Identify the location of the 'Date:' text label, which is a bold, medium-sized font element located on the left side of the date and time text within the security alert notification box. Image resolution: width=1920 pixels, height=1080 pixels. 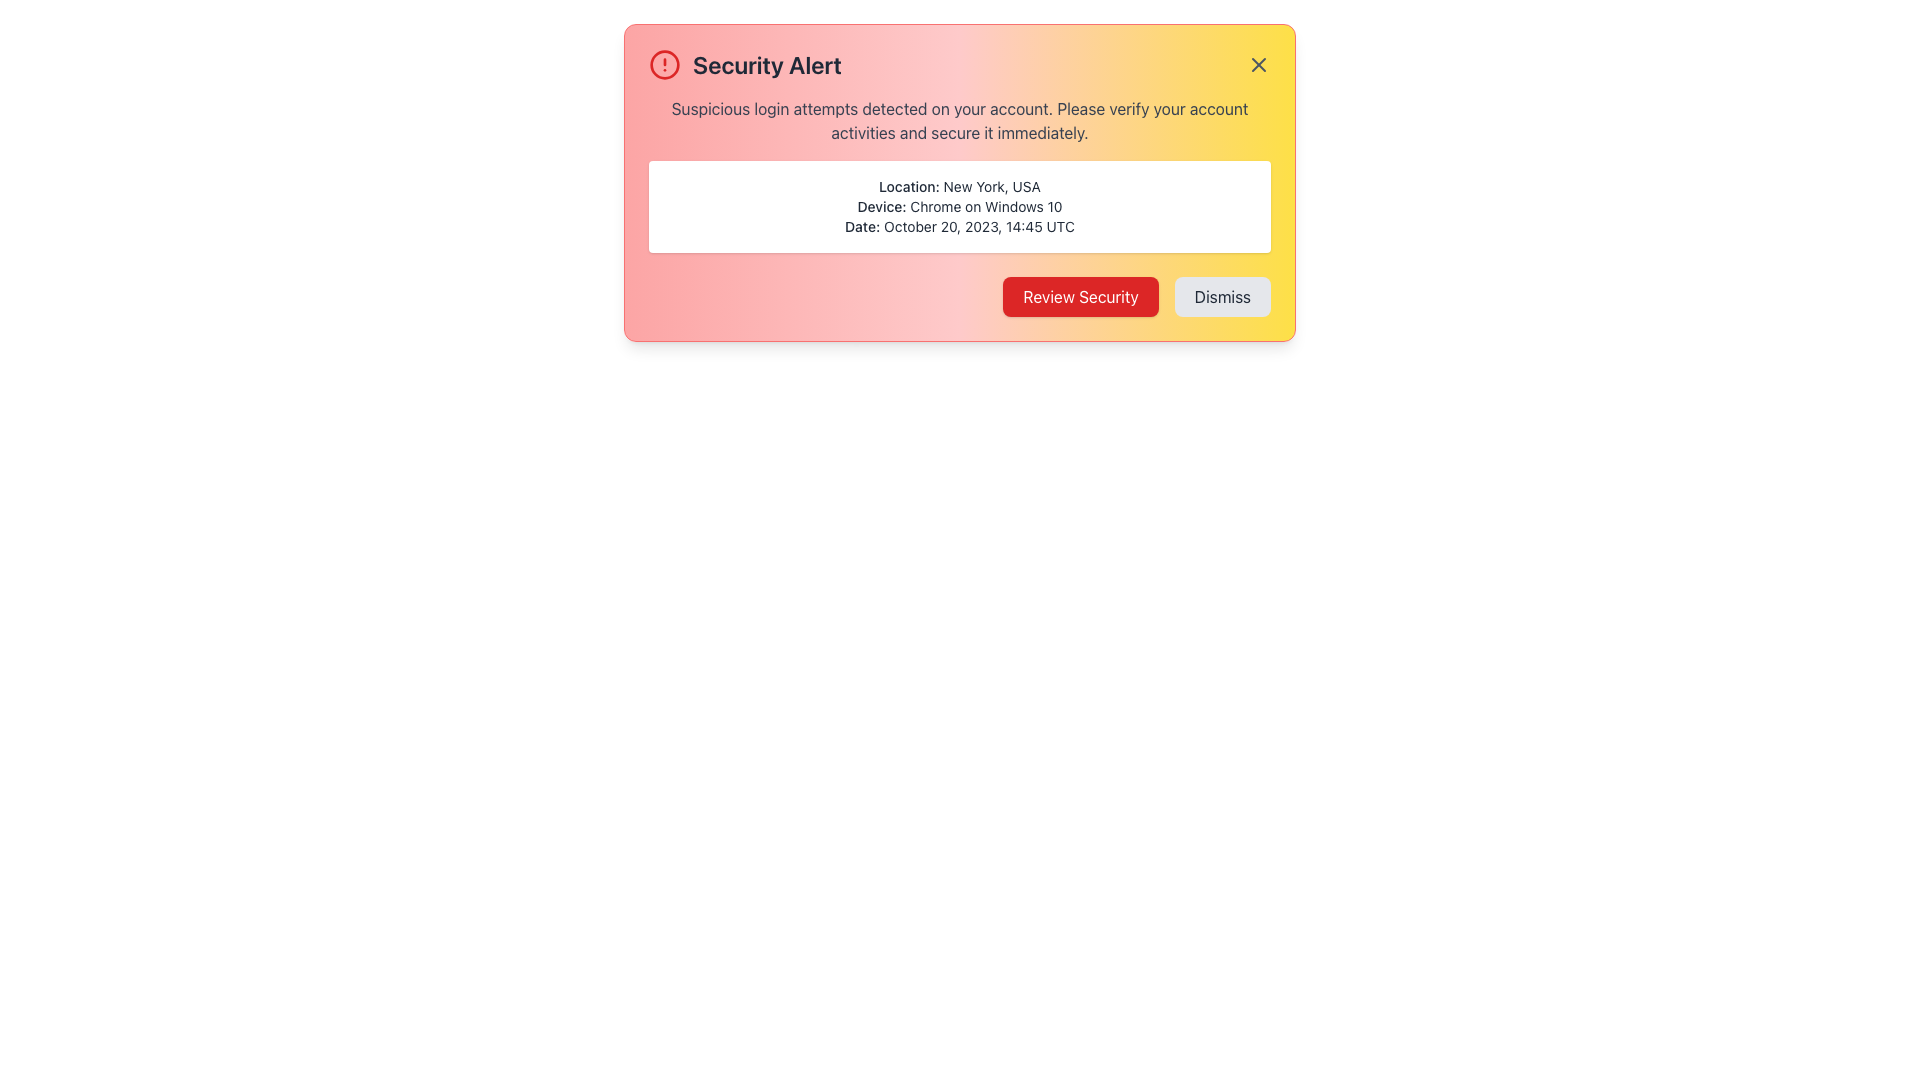
(862, 225).